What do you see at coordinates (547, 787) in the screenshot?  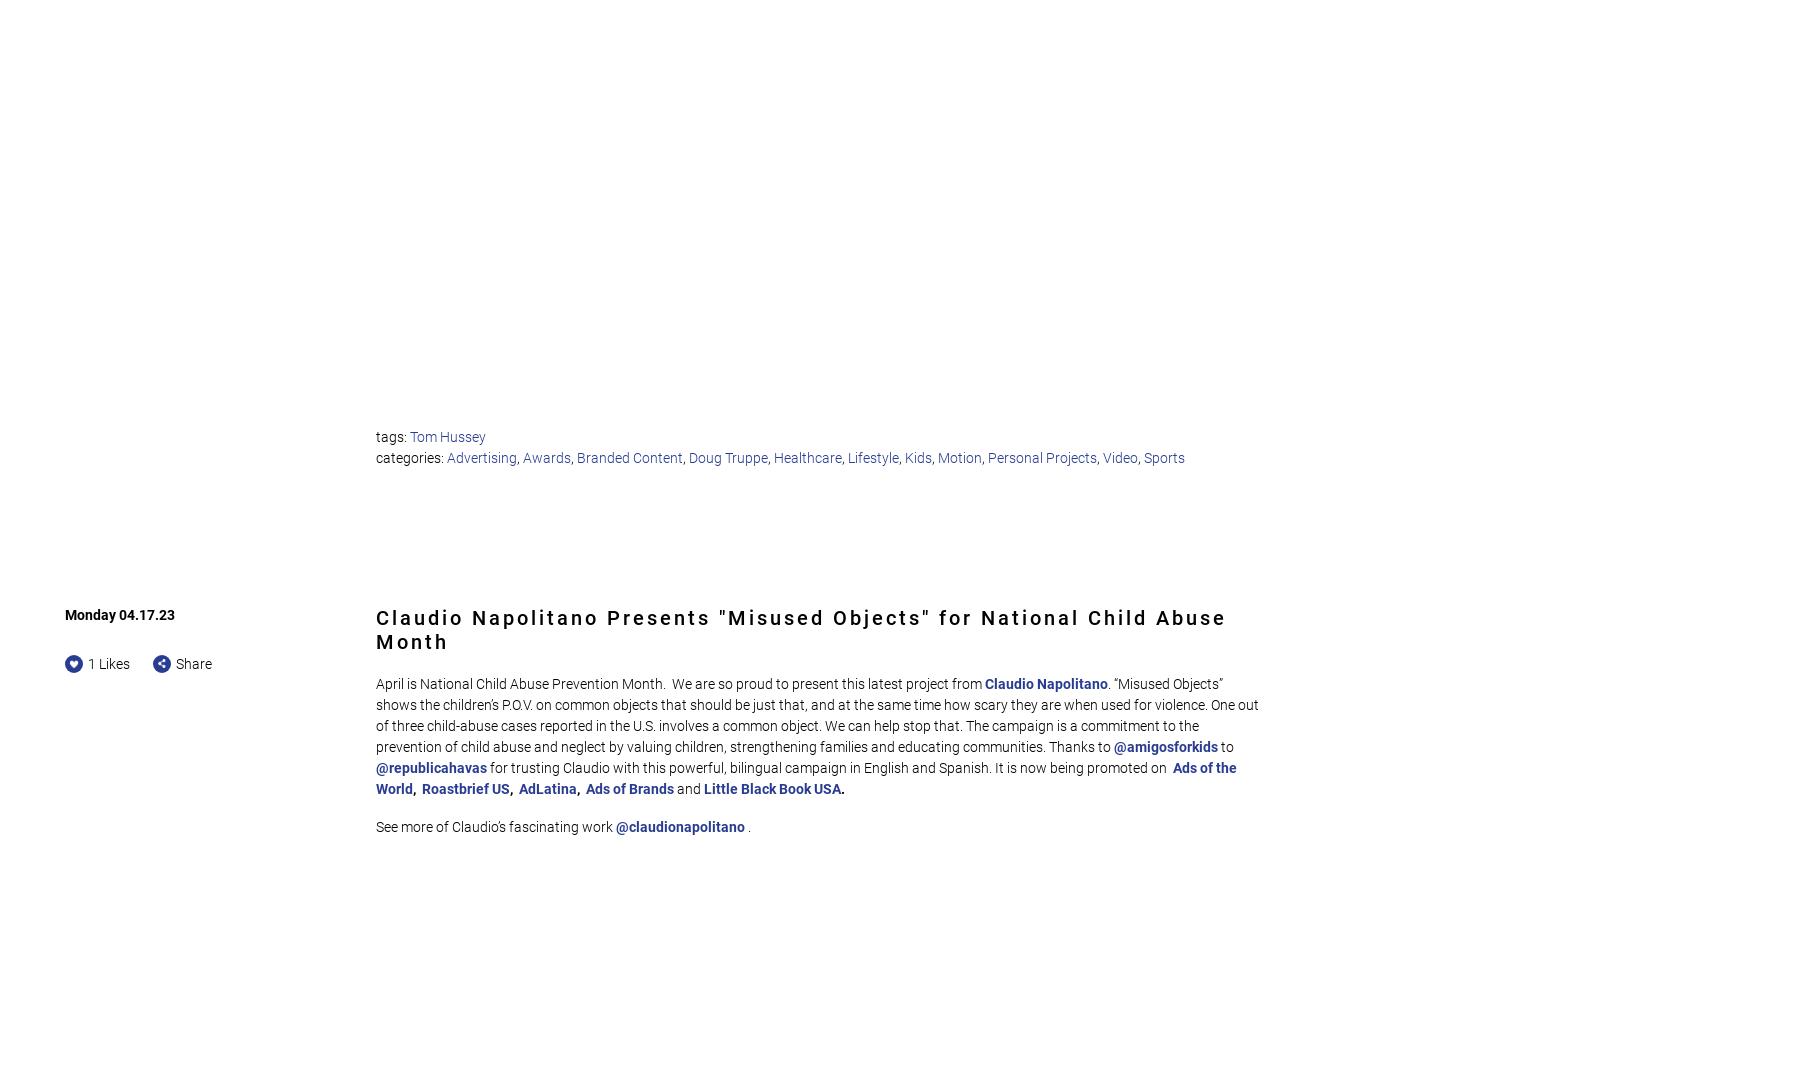 I see `'AdLatina'` at bounding box center [547, 787].